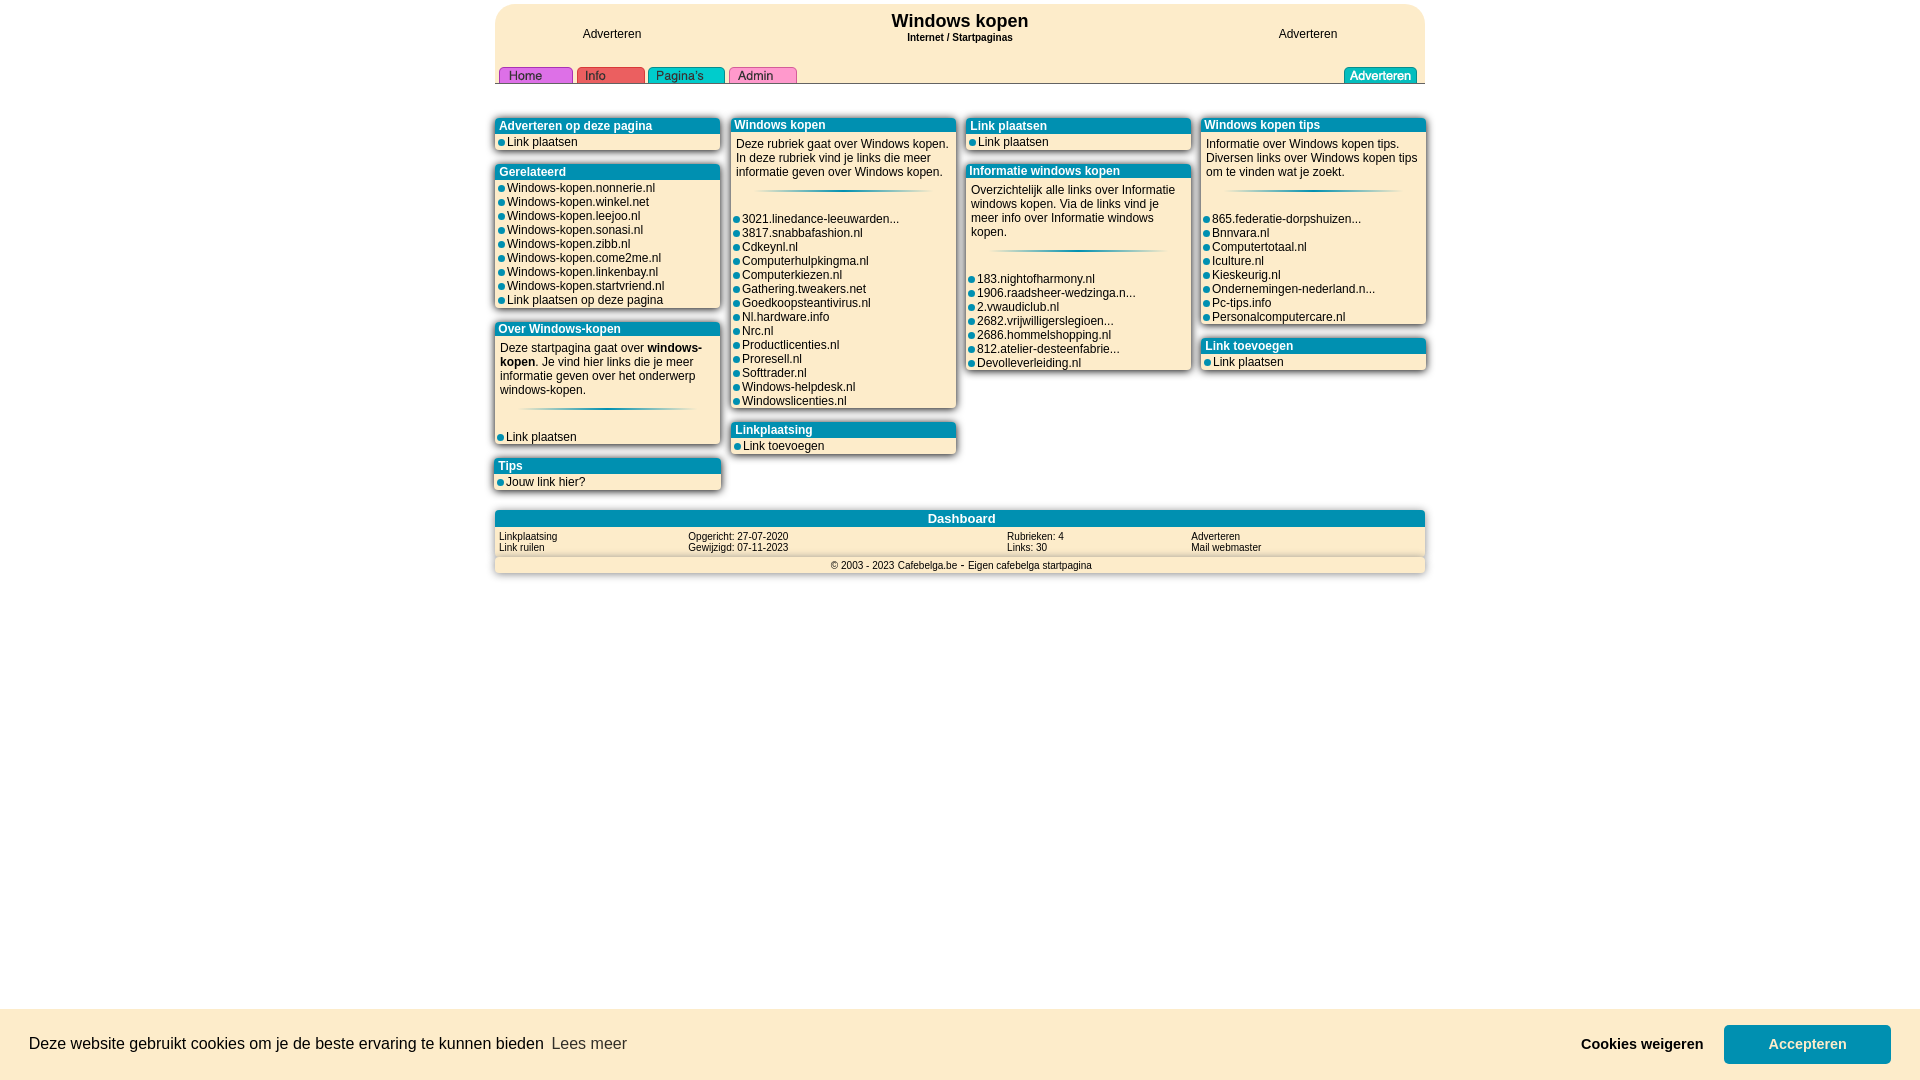 This screenshot has height=1080, width=1920. I want to click on 'Windows-kopen.zibb.nl', so click(507, 242).